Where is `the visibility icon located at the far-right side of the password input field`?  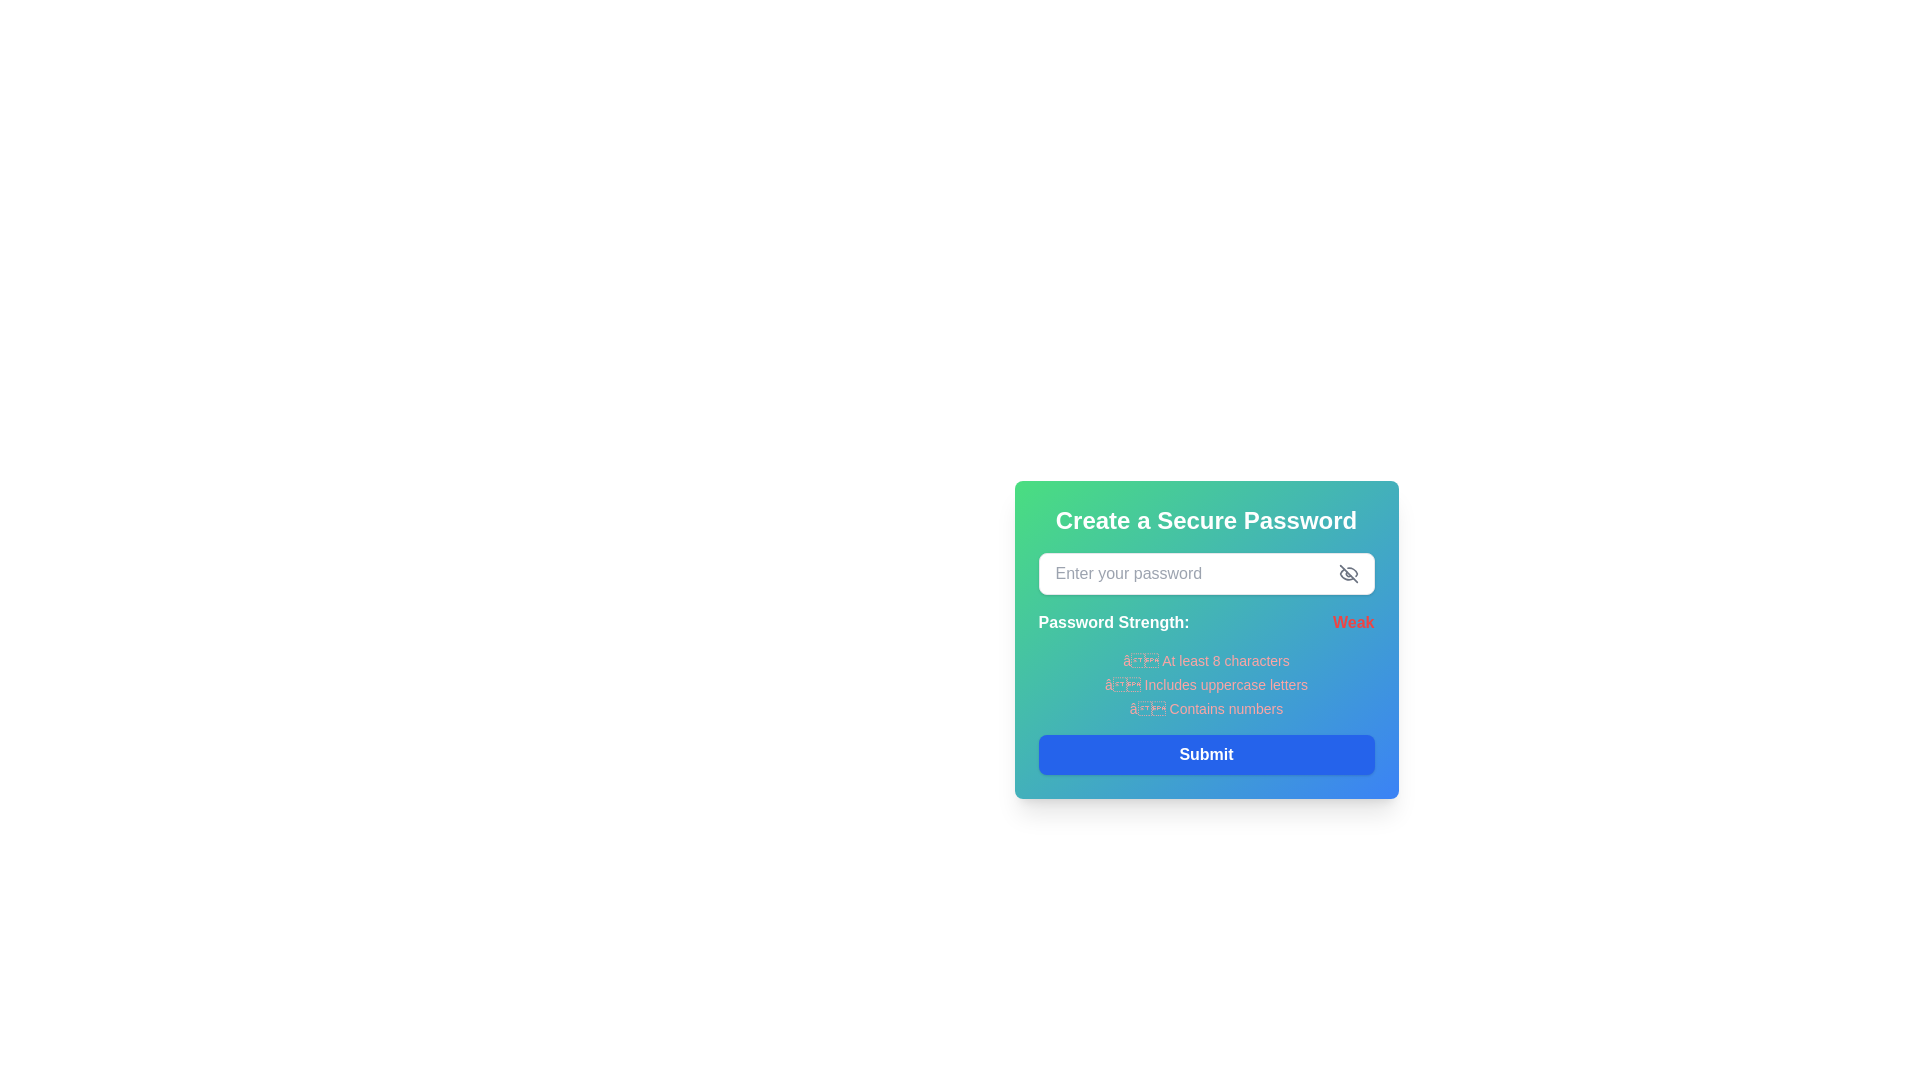
the visibility icon located at the far-right side of the password input field is located at coordinates (1348, 574).